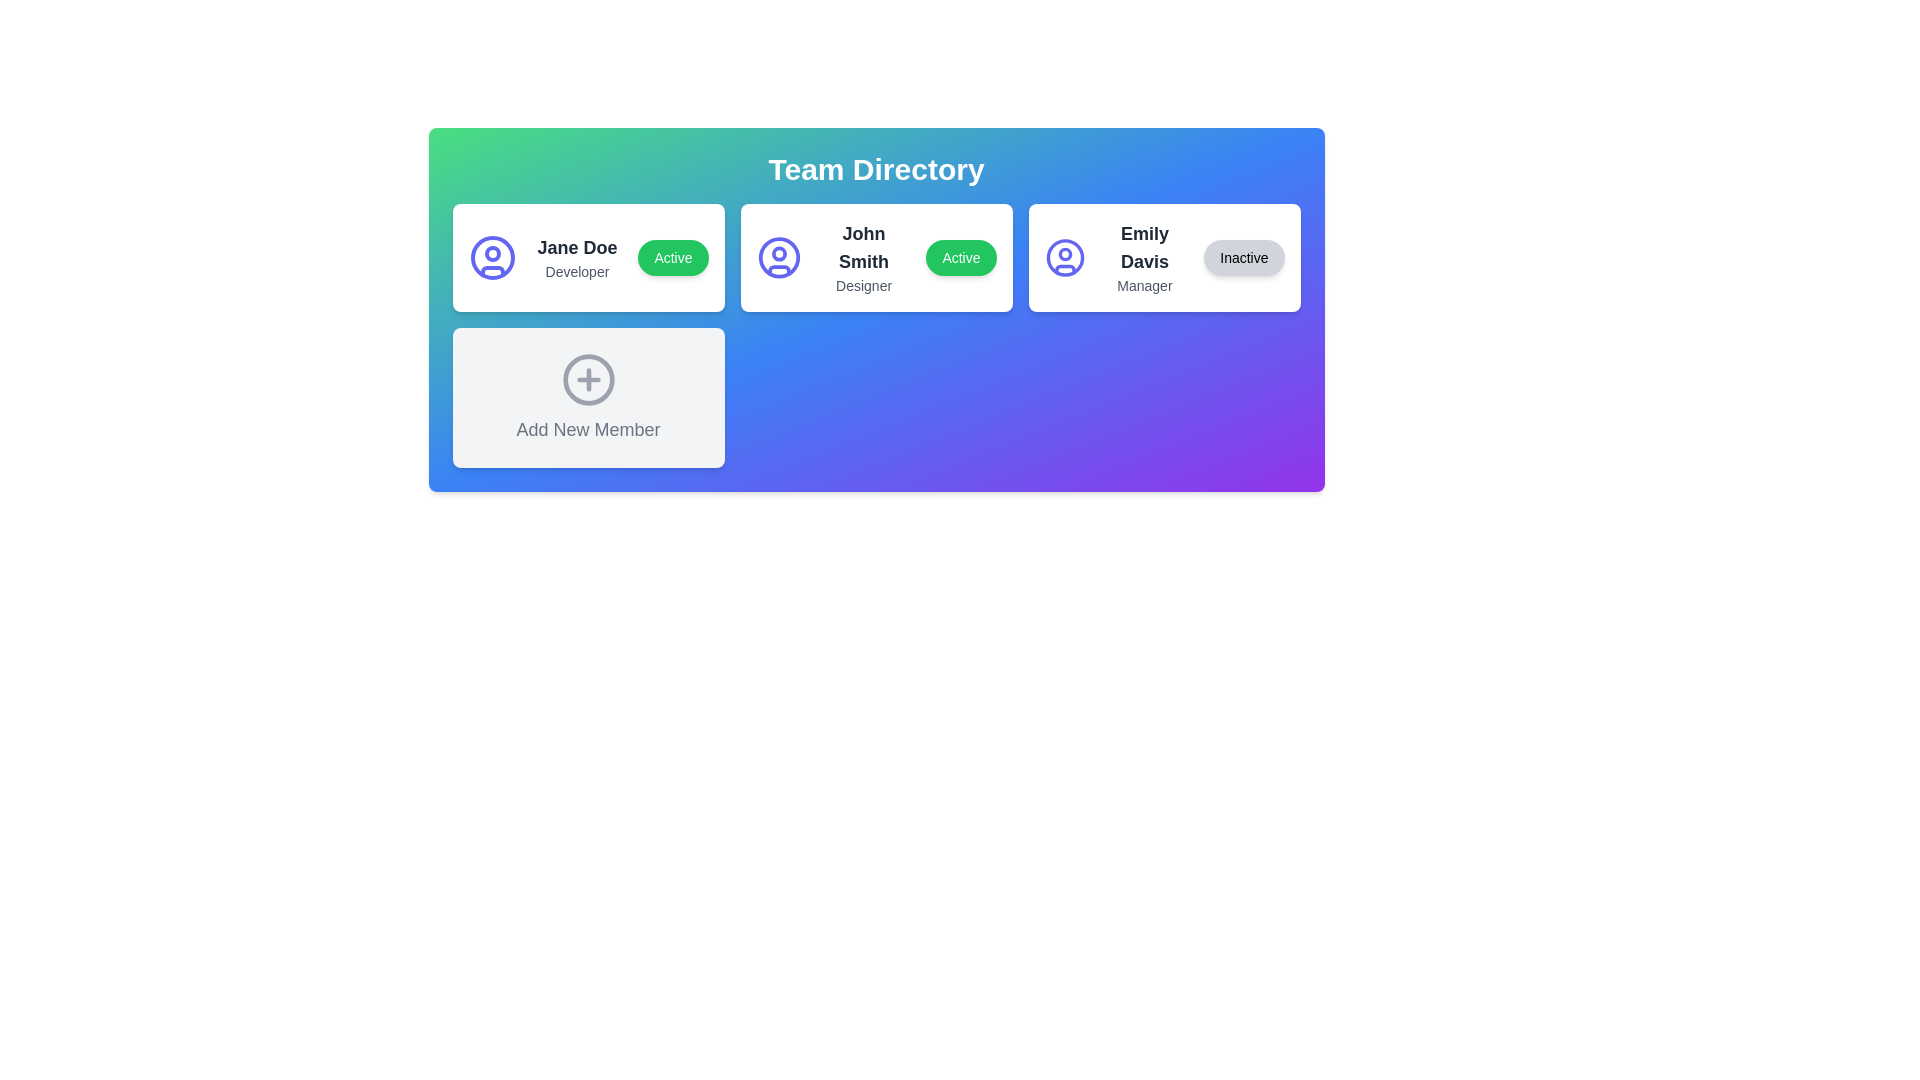 Image resolution: width=1920 pixels, height=1080 pixels. Describe the element at coordinates (587, 428) in the screenshot. I see `the text label that says 'Add New Member', which is styled with gray color and large font size, located in the lower left area of the 'Team Directory' interface` at that location.